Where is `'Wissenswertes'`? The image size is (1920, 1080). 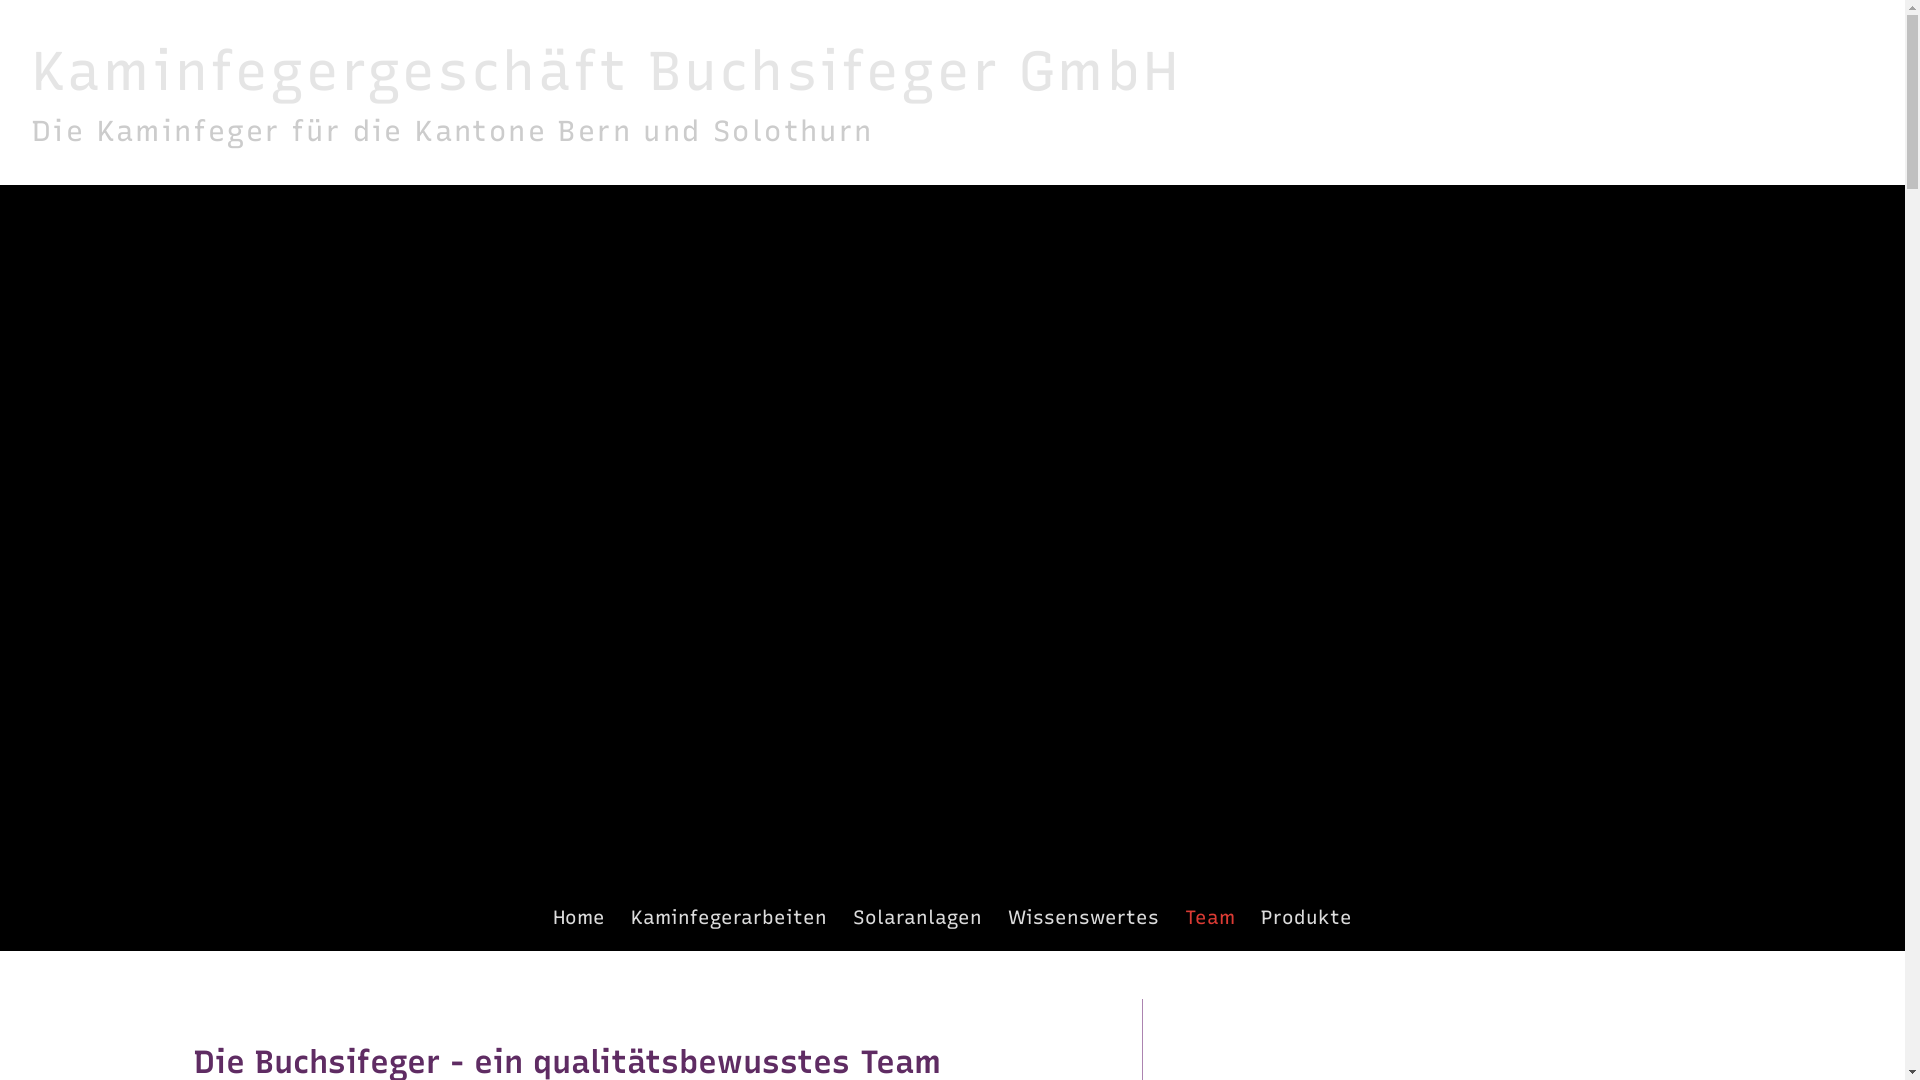 'Wissenswertes' is located at coordinates (1082, 917).